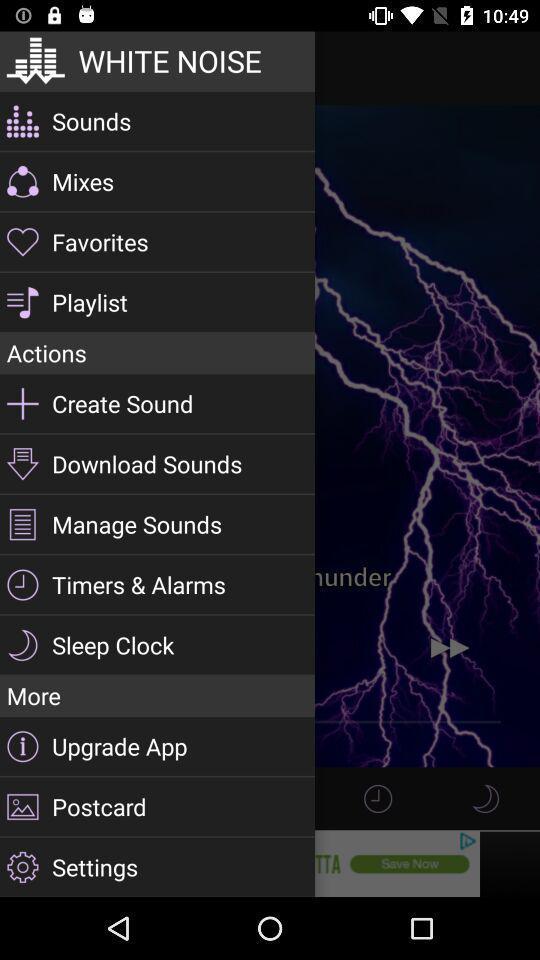 This screenshot has width=540, height=960. I want to click on the music icon, so click(484, 798).